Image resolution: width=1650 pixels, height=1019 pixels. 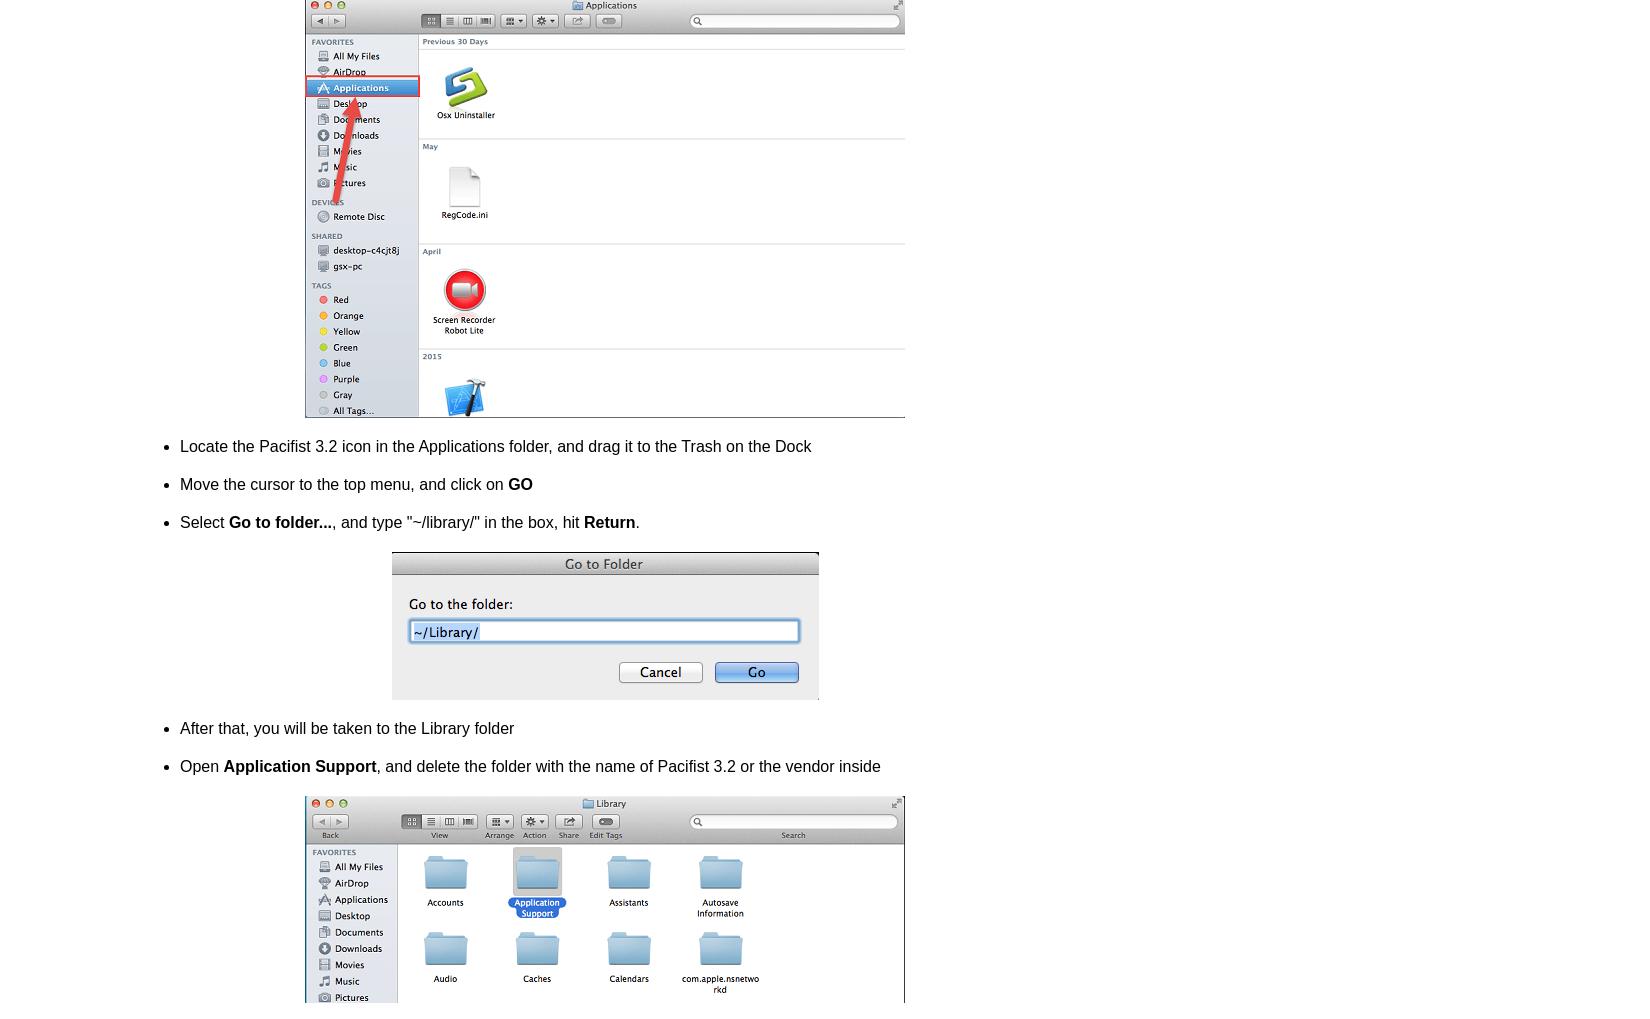 I want to click on 'Return', so click(x=581, y=522).